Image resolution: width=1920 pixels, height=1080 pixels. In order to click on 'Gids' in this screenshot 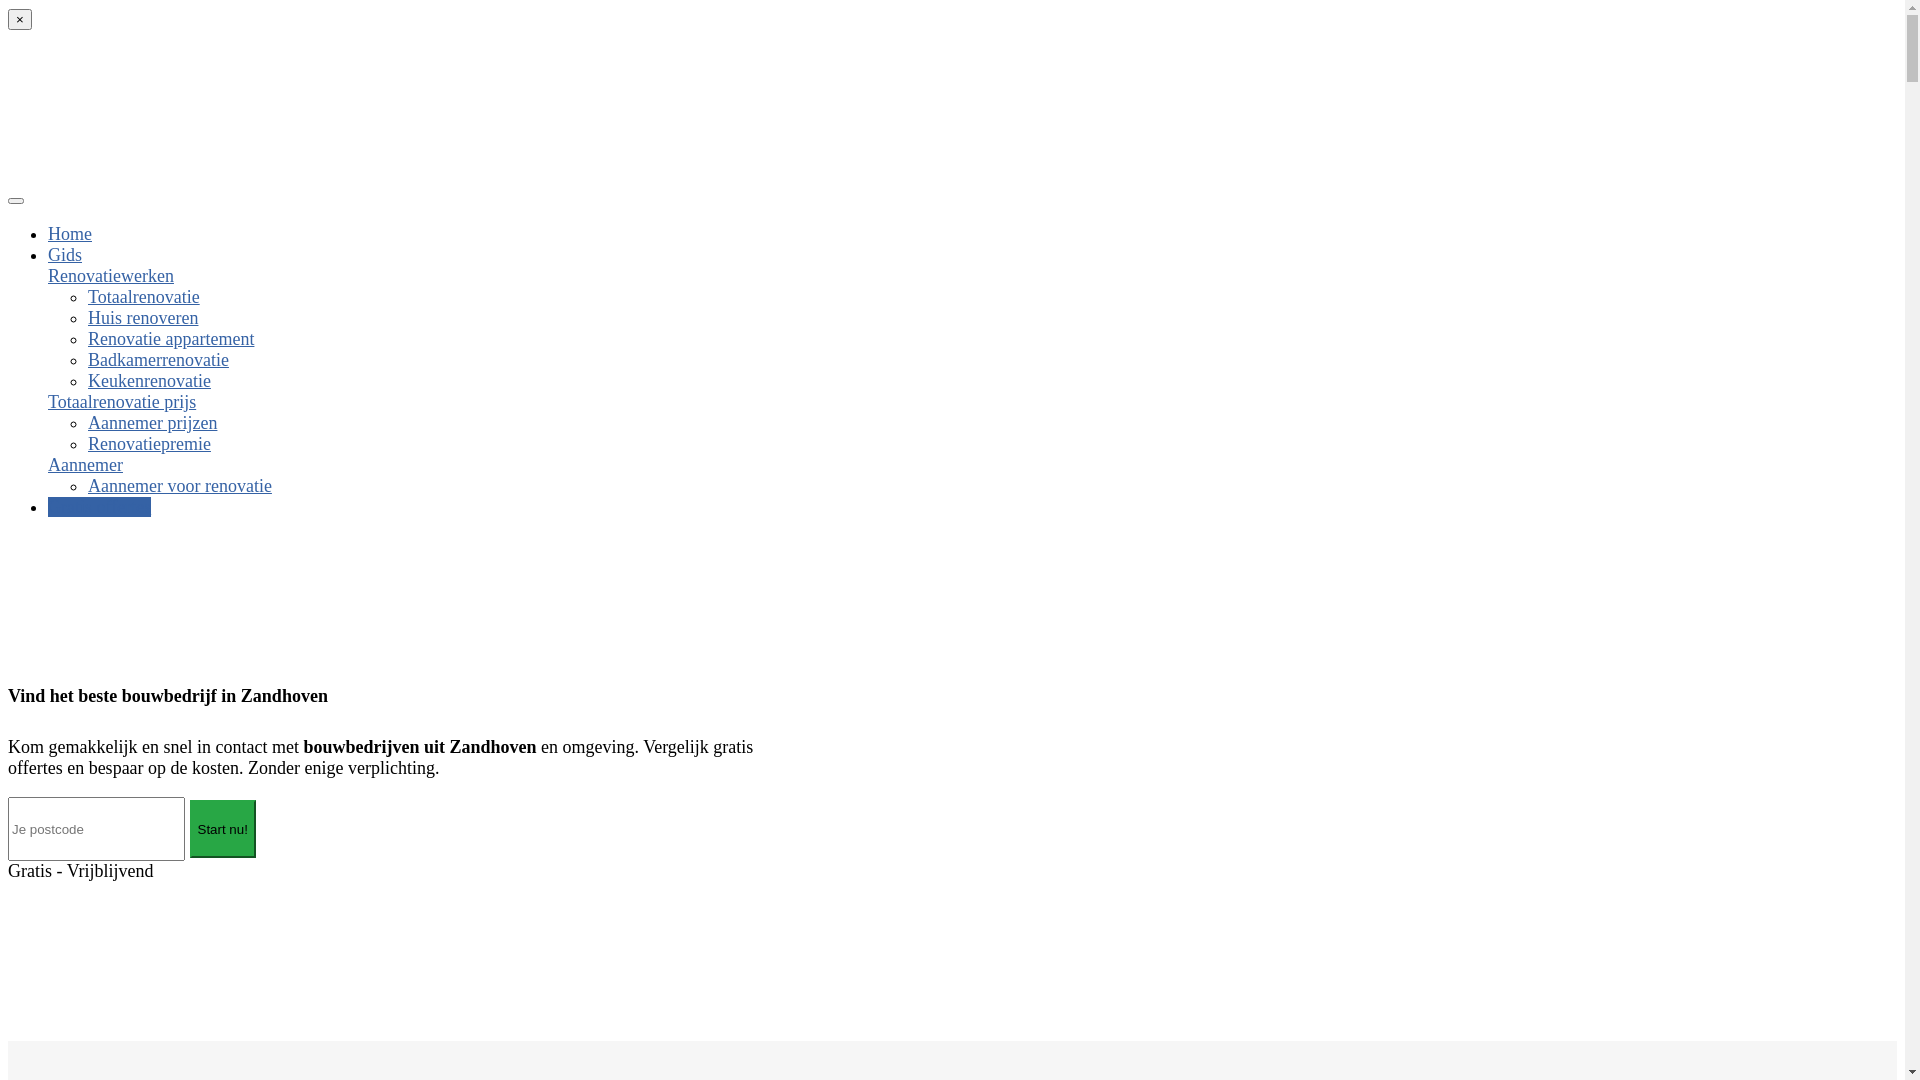, I will do `click(65, 253)`.